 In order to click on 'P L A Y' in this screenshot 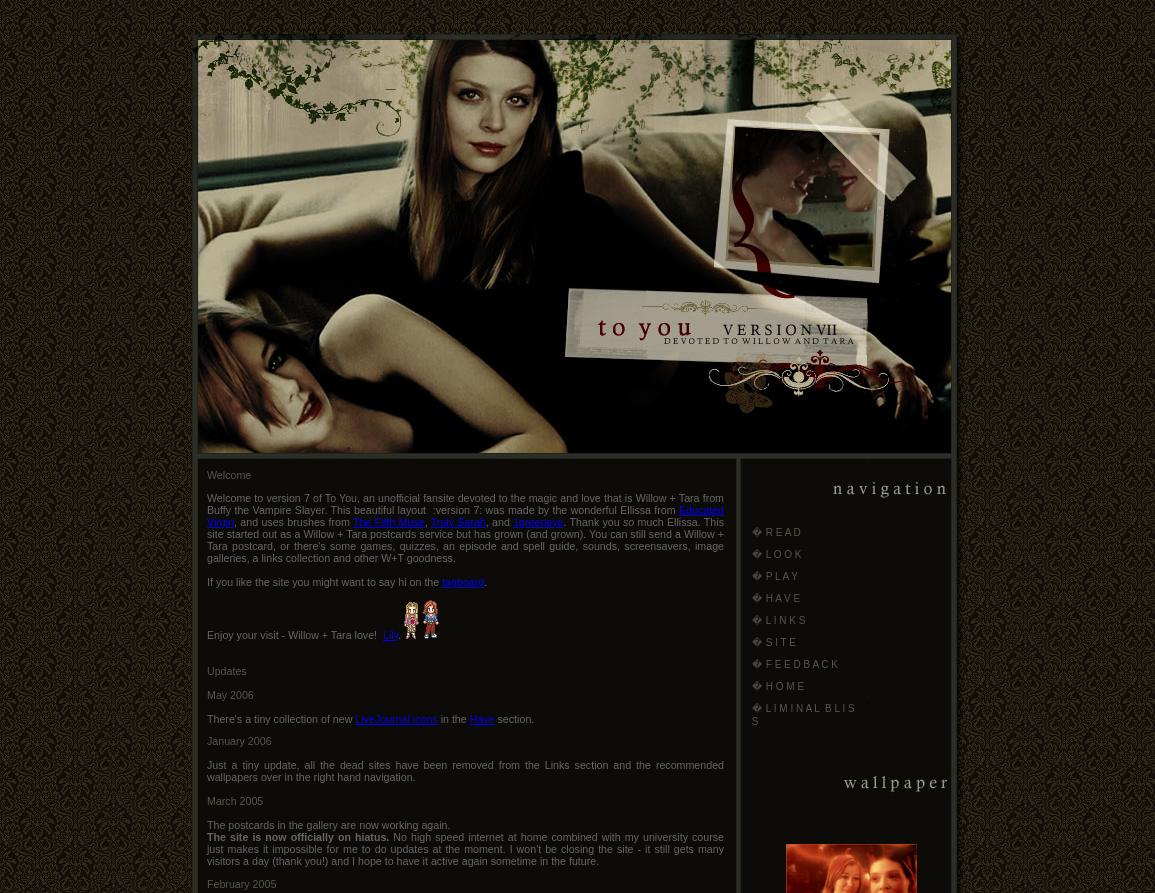, I will do `click(781, 575)`.